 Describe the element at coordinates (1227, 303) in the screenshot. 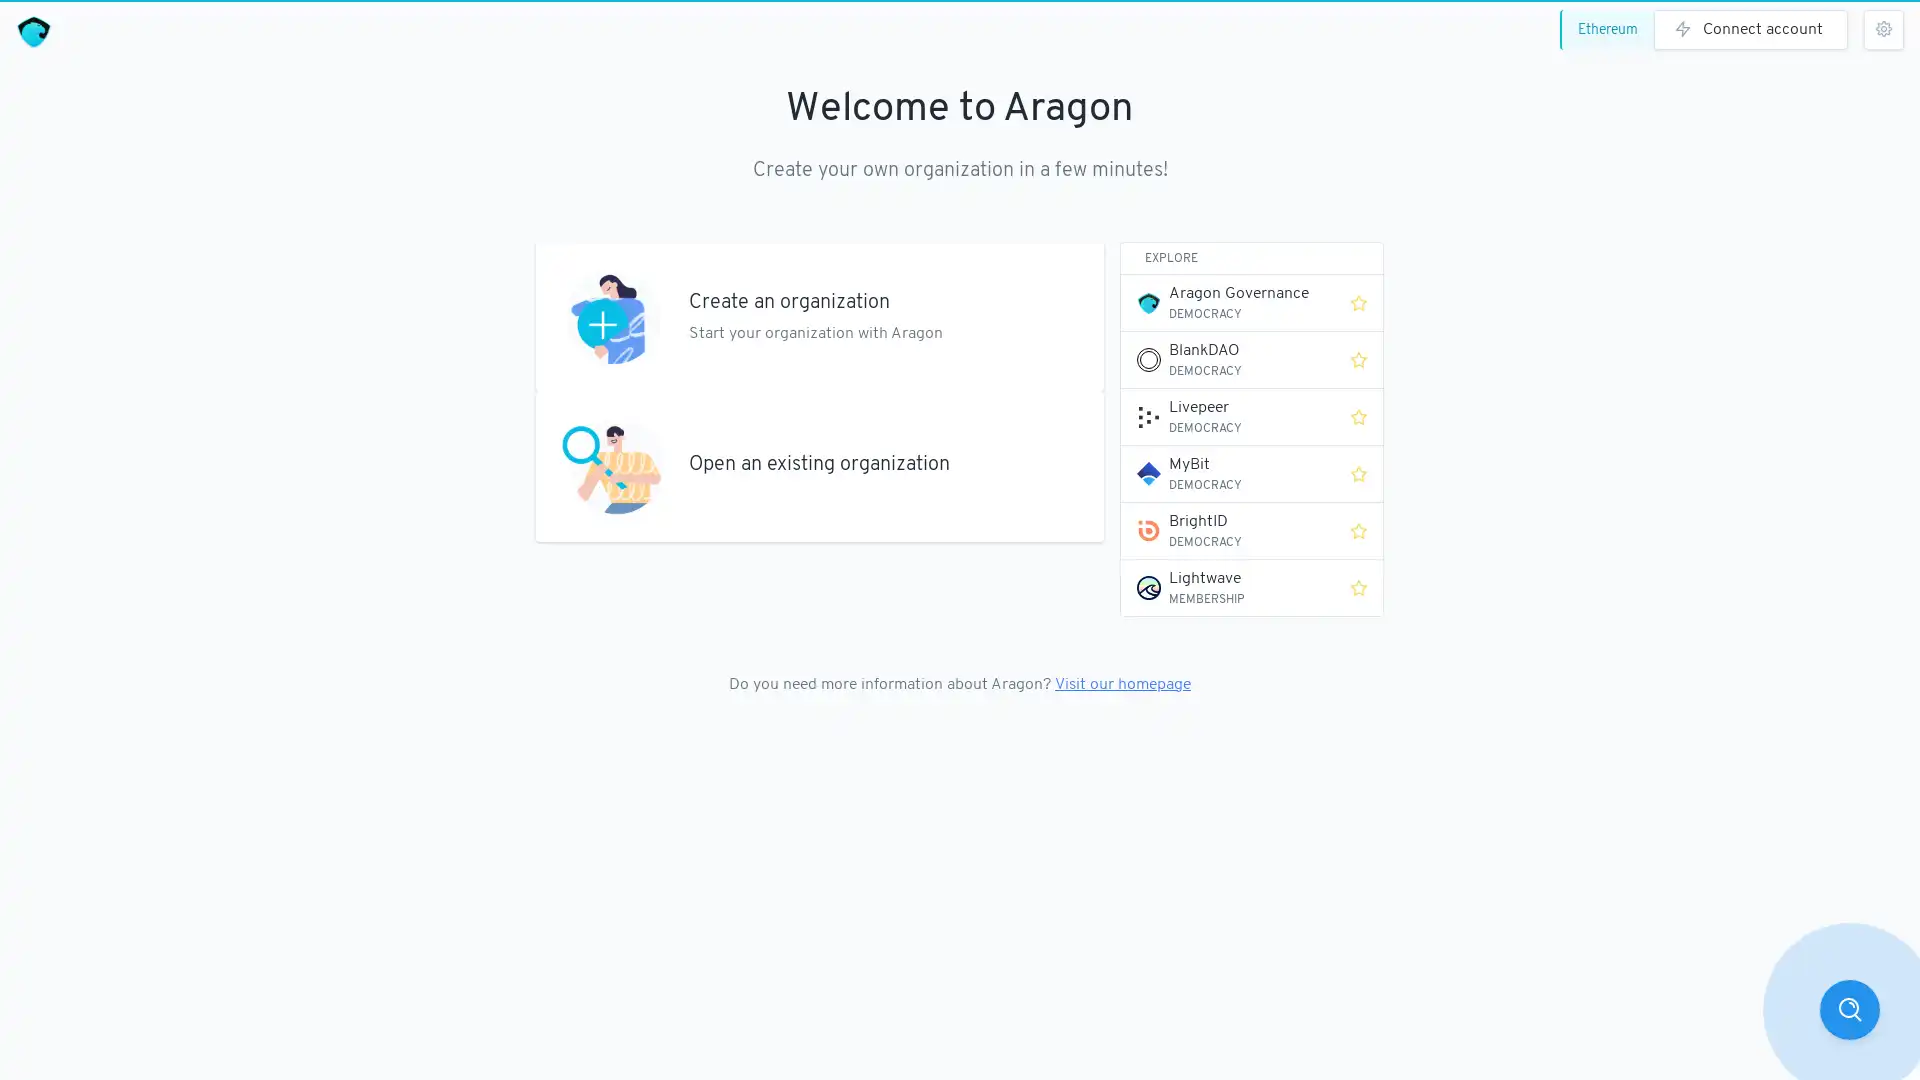

I see `Aragon Governance DEMOCRACY` at that location.